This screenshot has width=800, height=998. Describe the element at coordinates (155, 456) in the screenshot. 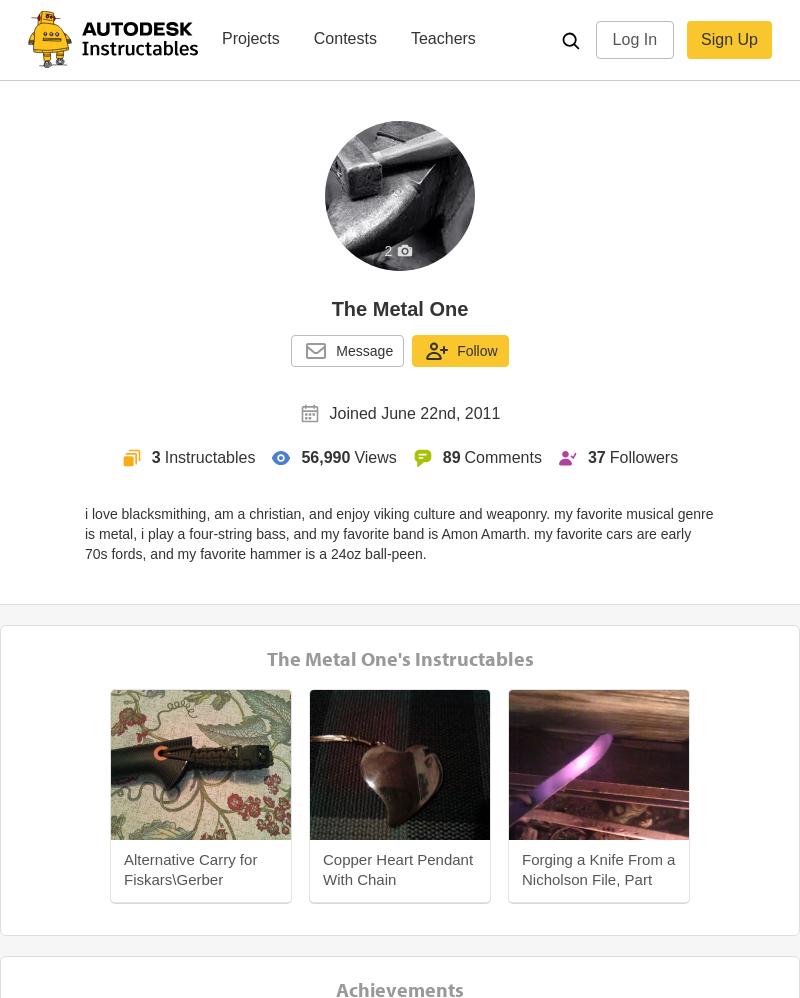

I see `'3'` at that location.